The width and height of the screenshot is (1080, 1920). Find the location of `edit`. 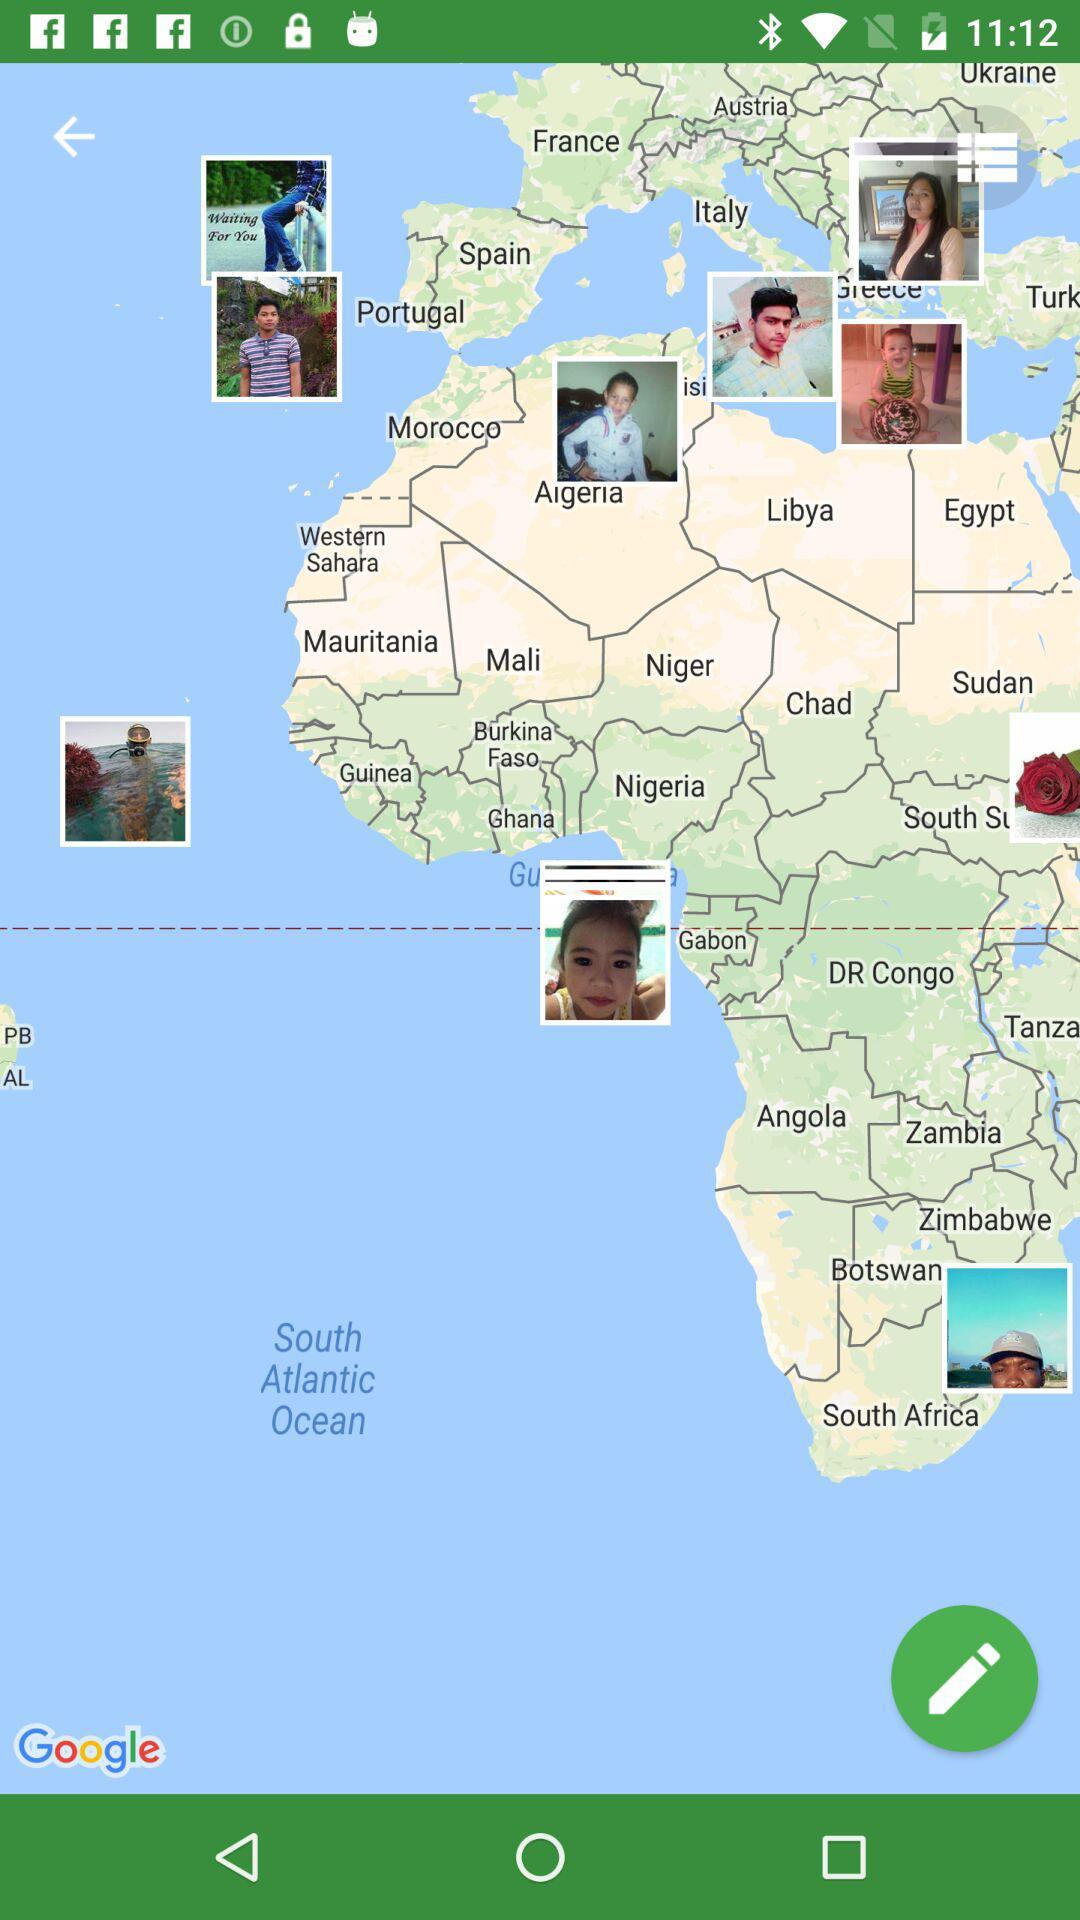

edit is located at coordinates (963, 1678).